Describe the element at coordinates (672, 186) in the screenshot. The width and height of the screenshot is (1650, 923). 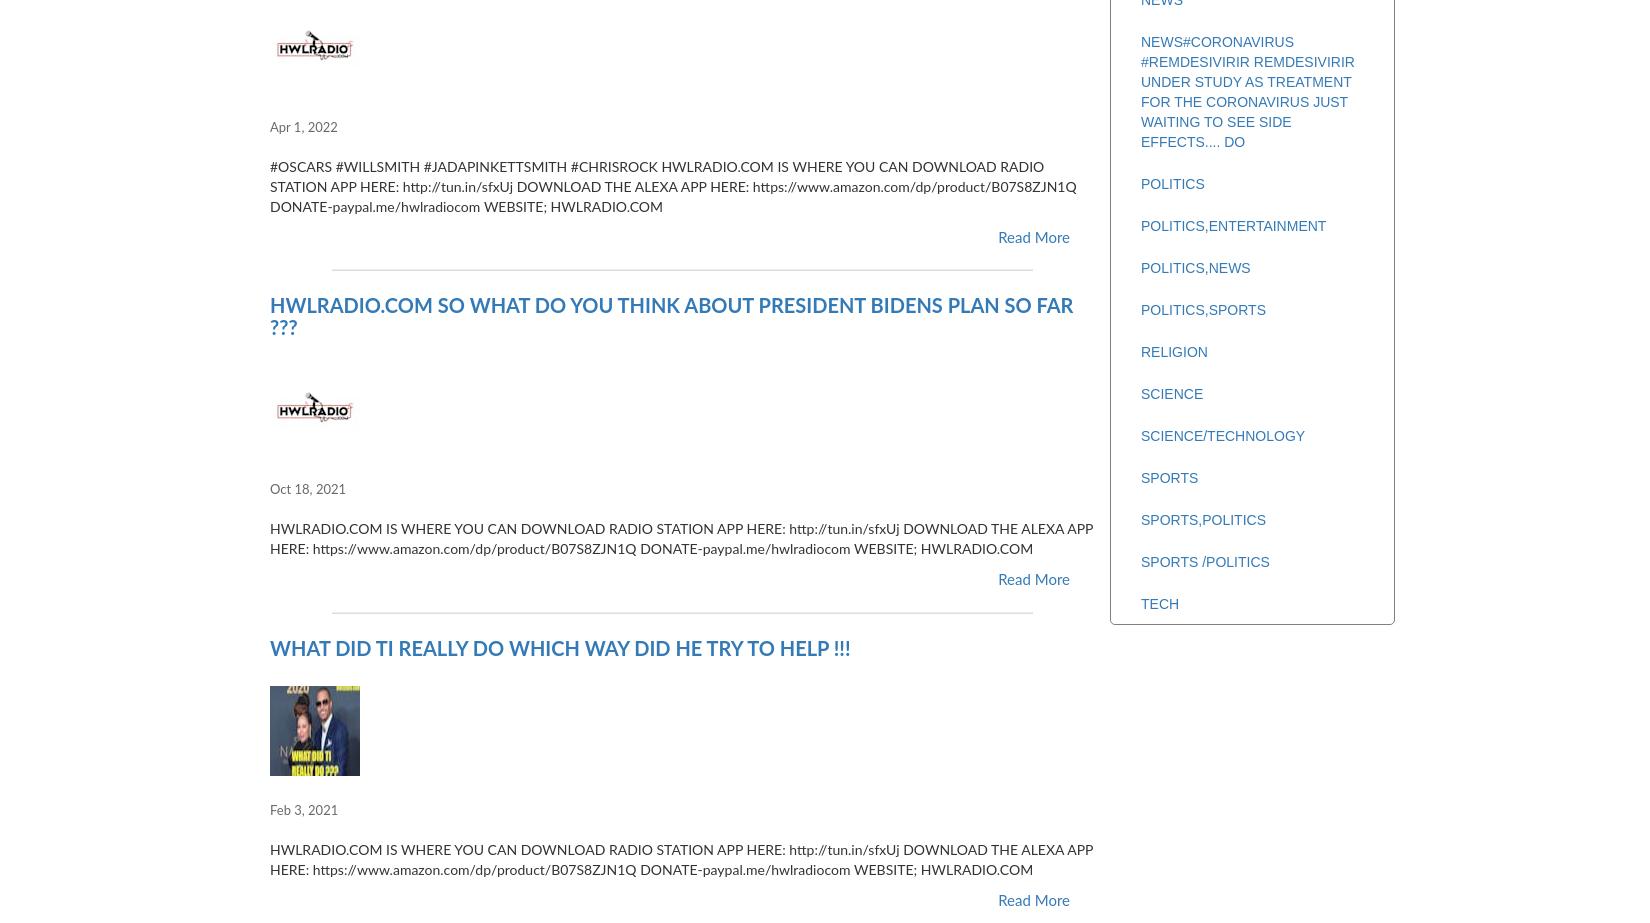
I see `'#OSCARS #WILLSMITH #JADAPINKETTSMITH #CHRISROCK HWLRADIO.COM IS
WHERE YOU CAN DOWNLOAD RADIO STATION APP HERE: http://tun.in/sfxUj
DOWNLOAD THE ALEXA APP HERE:
https://www.amazon.com/dp/product/B07S8ZJN1Q
DONATE-paypal.me/hwlradiocom WEBSITE; HWLRADIO.COM'` at that location.